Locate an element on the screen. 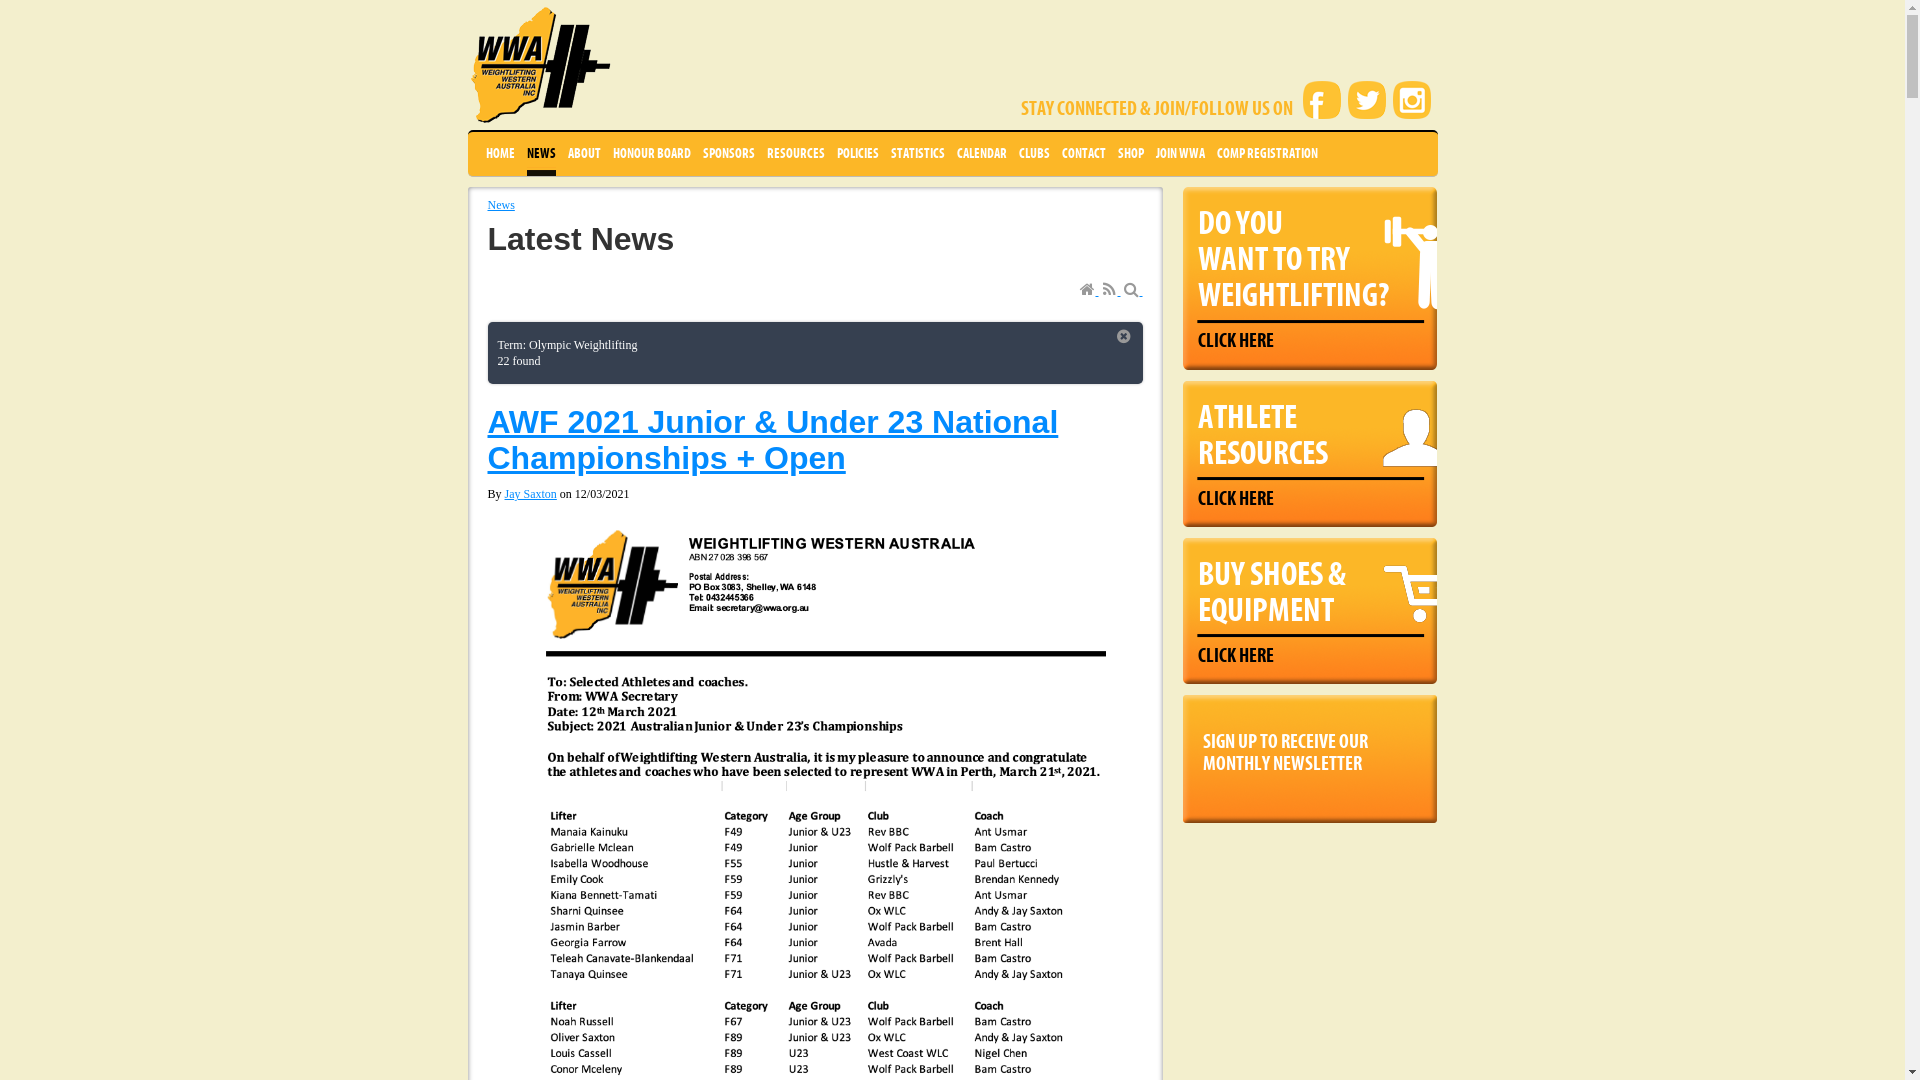 This screenshot has height=1080, width=1920. 'CALENDAR' is located at coordinates (980, 153).